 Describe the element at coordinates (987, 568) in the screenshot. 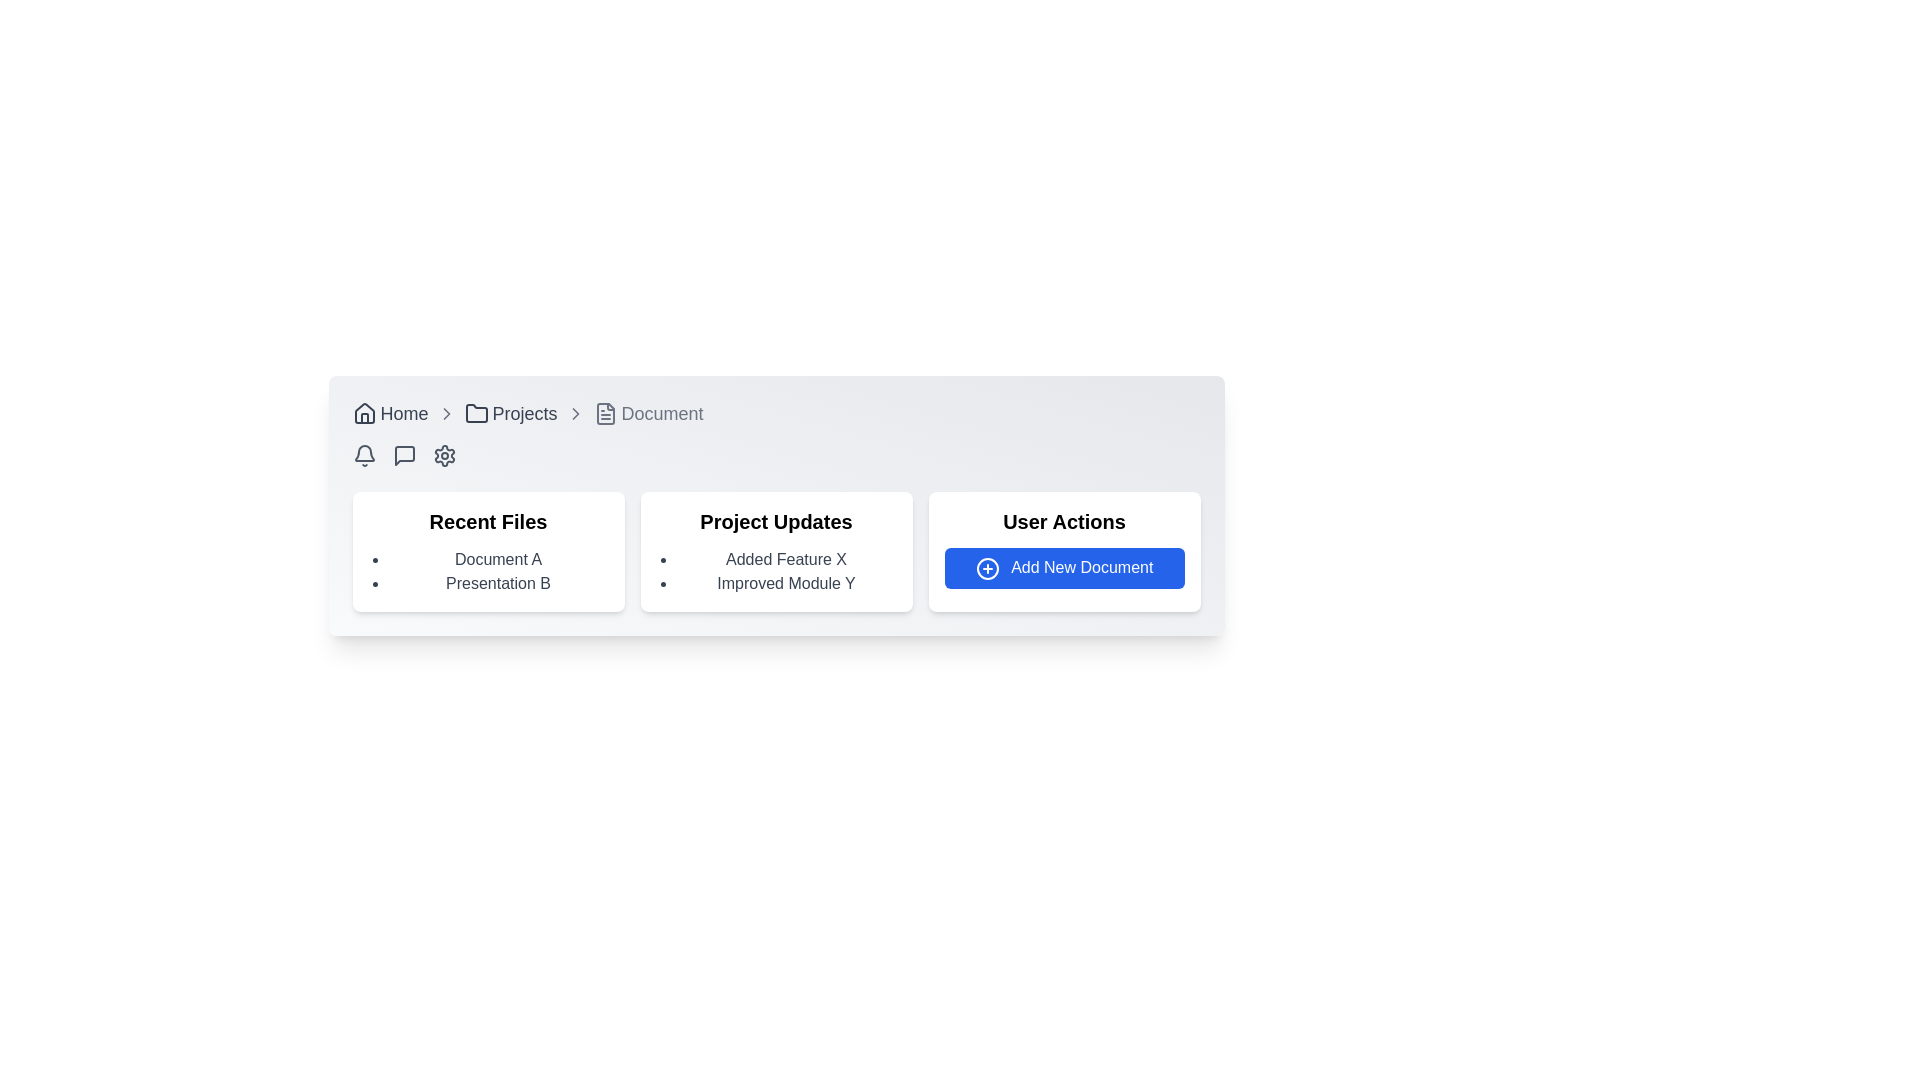

I see `the circular icon depicting a plus (+) symbol, which is styled with a blue stroke and positioned to the left of the 'Add New Document' text` at that location.